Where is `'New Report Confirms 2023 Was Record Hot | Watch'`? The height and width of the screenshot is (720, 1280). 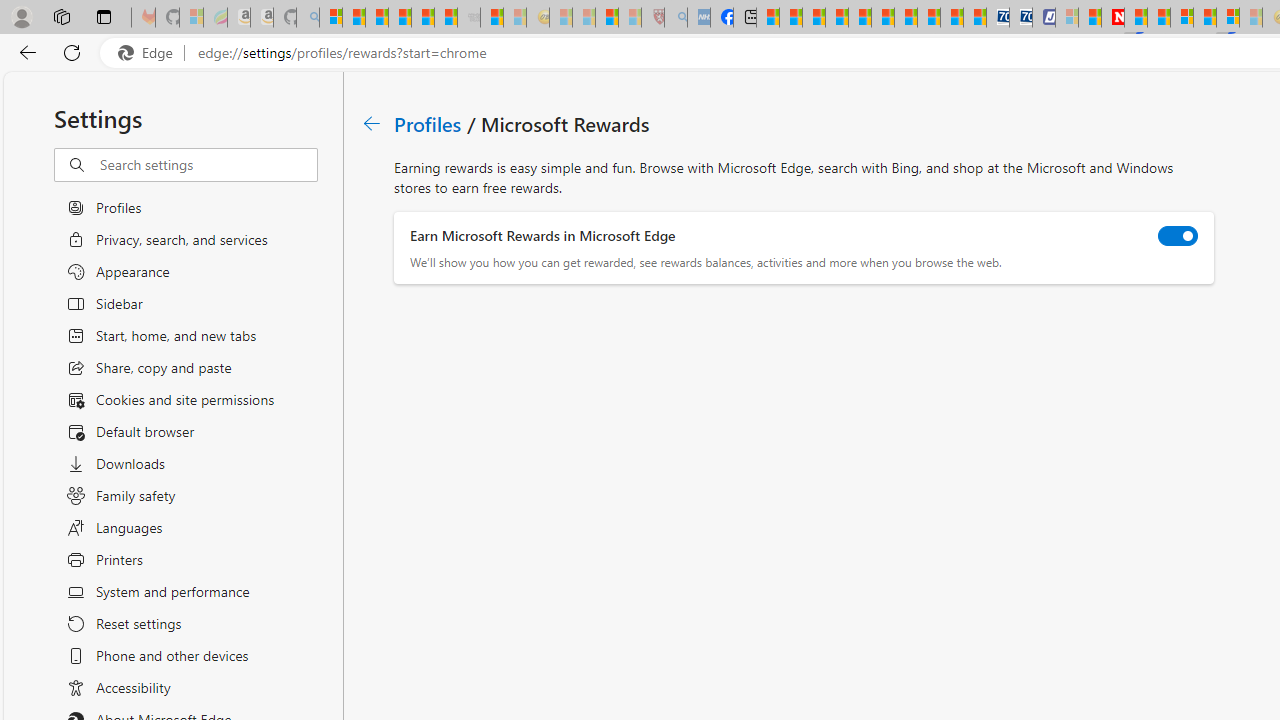 'New Report Confirms 2023 Was Record Hot | Watch' is located at coordinates (422, 17).